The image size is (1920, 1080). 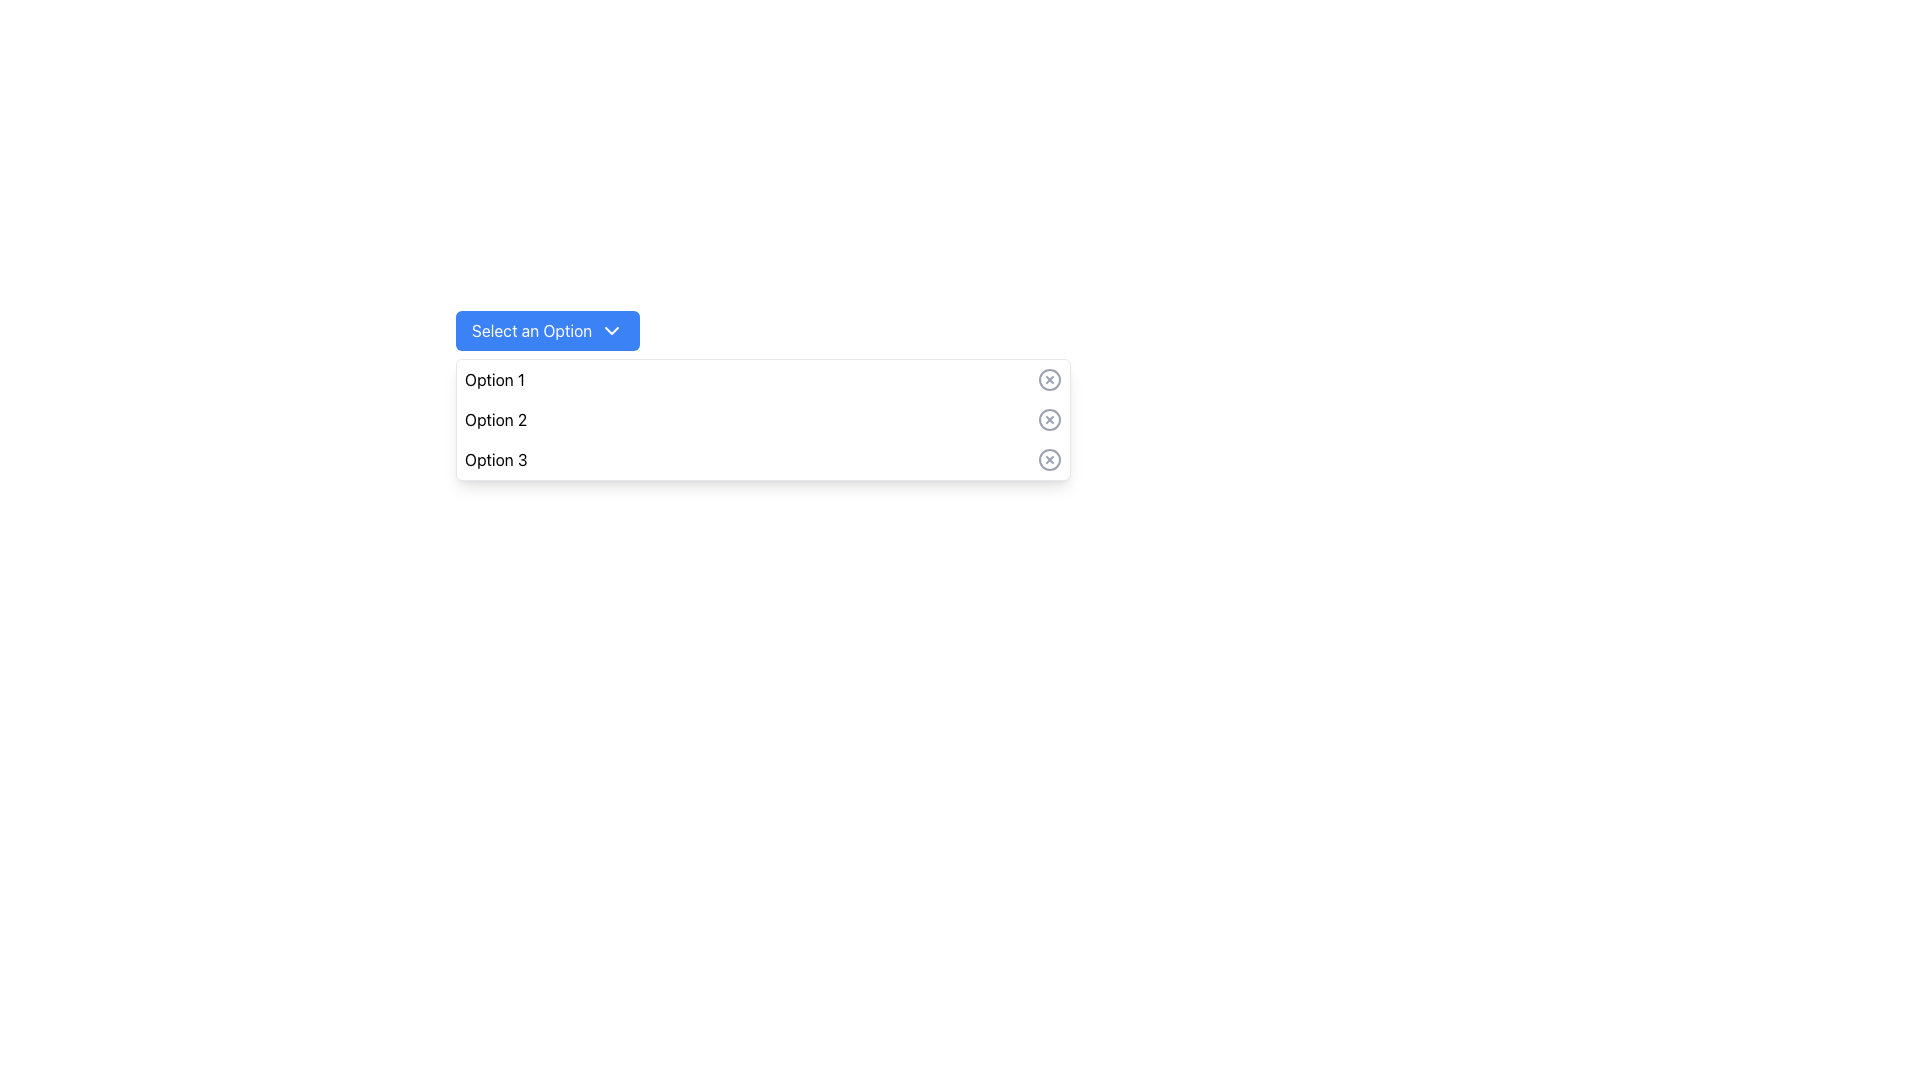 What do you see at coordinates (1049, 459) in the screenshot?
I see `the Decorative SVG Circle, which serves as a visual representation within a dropdown menu, located at the far left of a list item` at bounding box center [1049, 459].